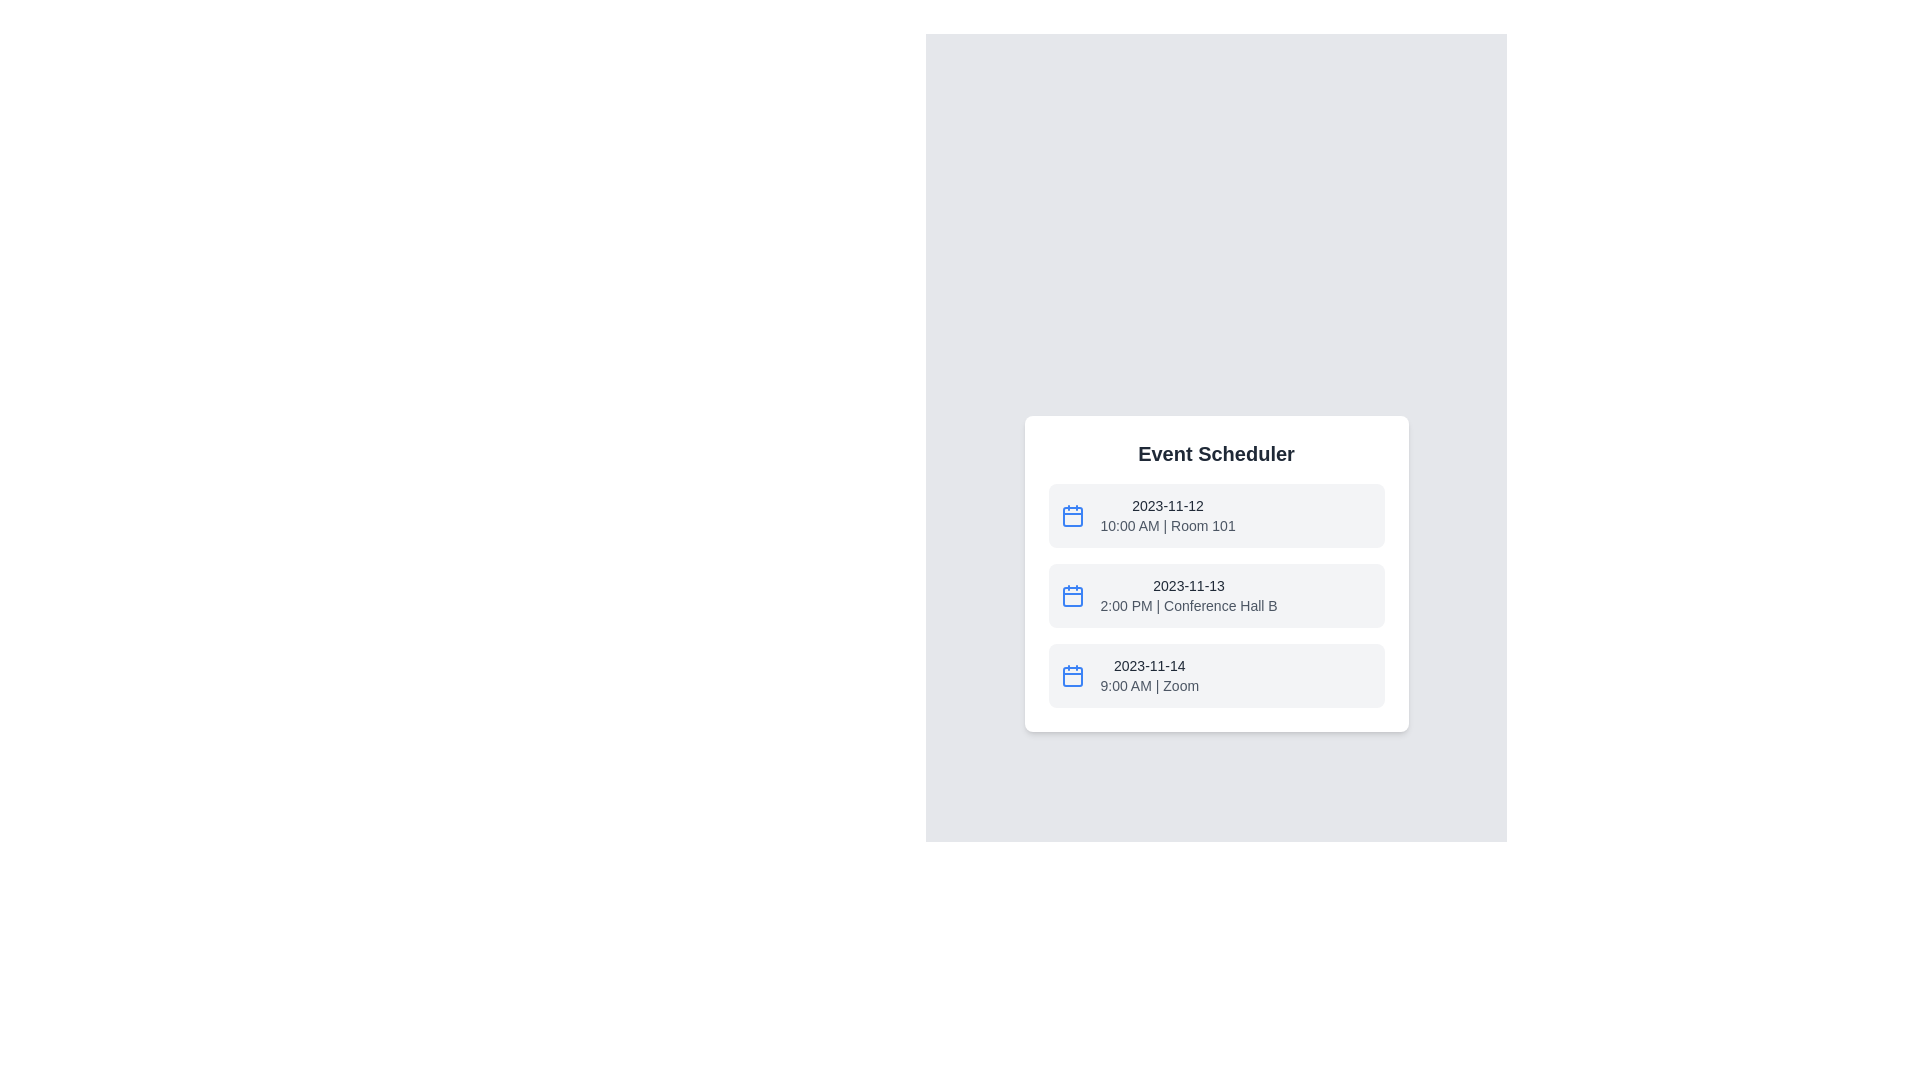 This screenshot has width=1920, height=1080. Describe the element at coordinates (1189, 604) in the screenshot. I see `displayed information regarding the time and venue of the event, which is located below the event date '2023-11-13' in the event scheduler's list` at that location.